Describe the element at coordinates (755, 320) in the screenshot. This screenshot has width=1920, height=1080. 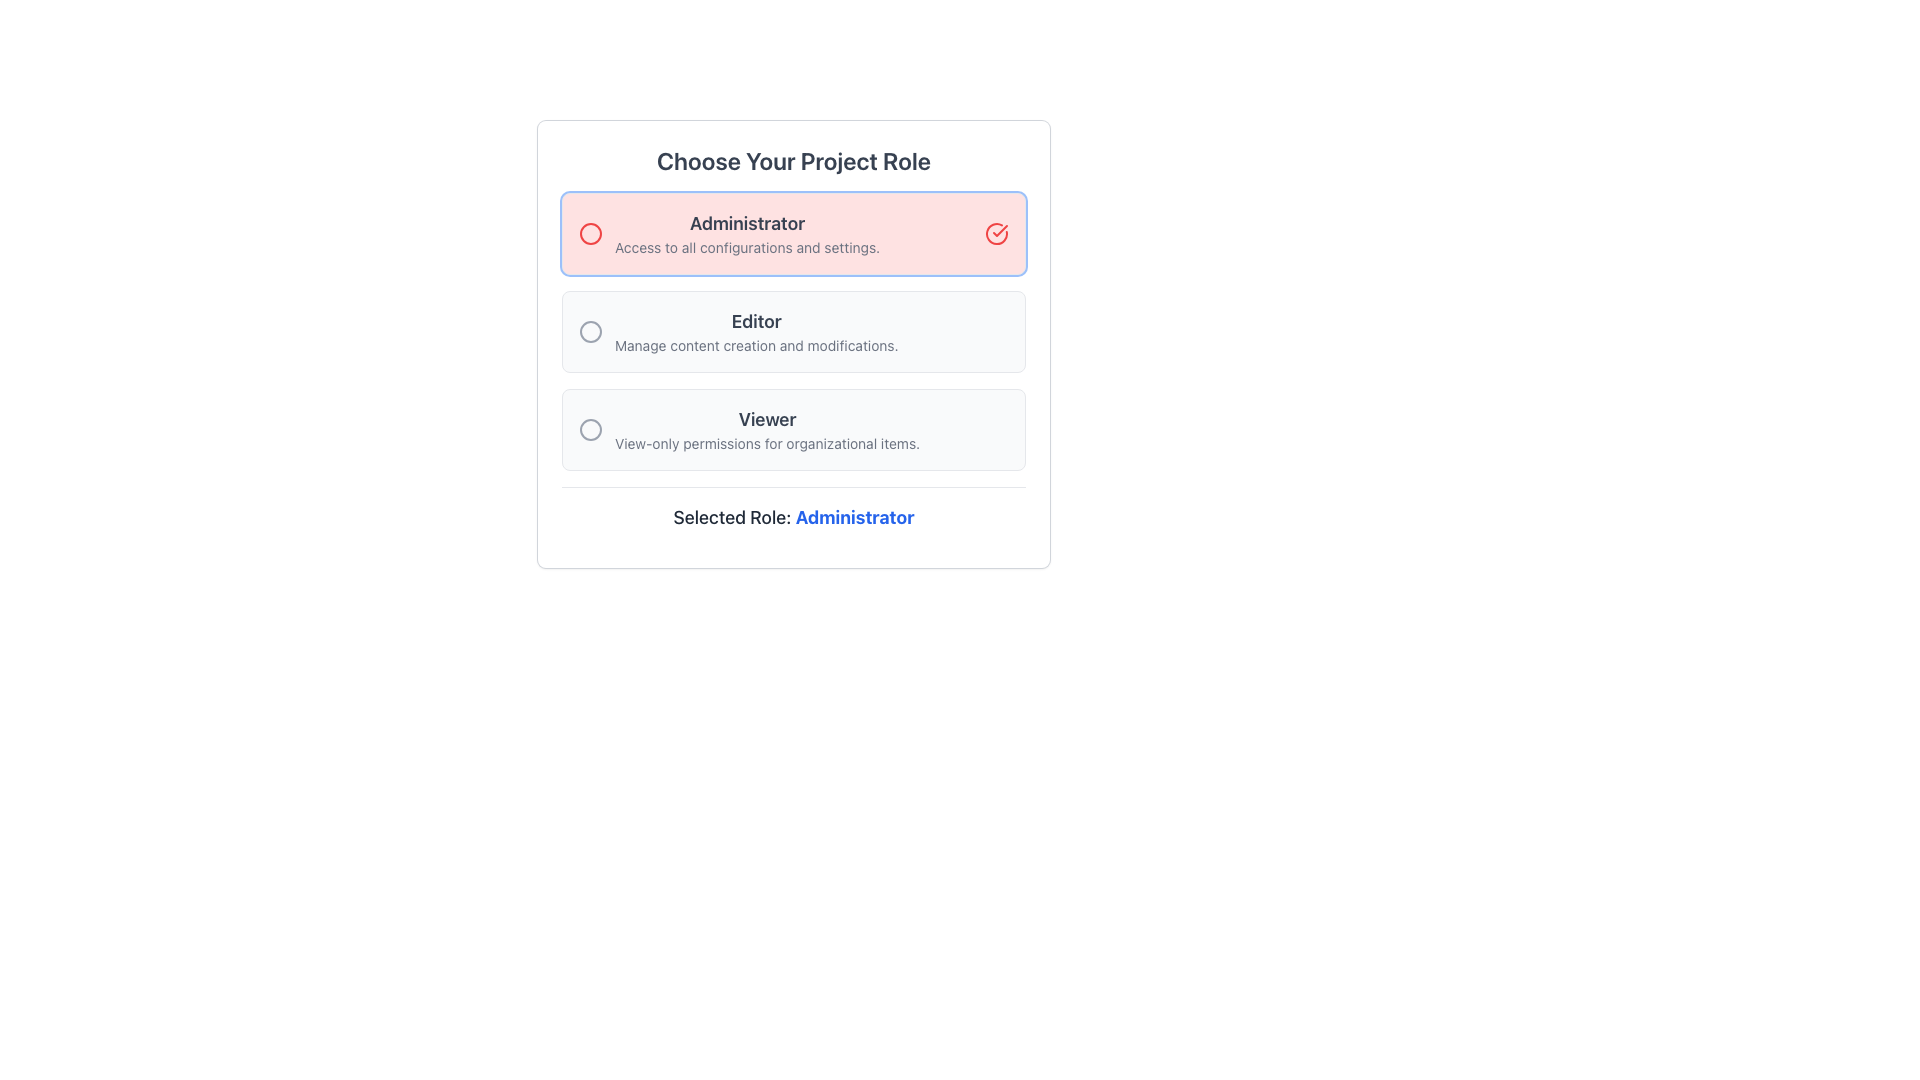
I see `the 'Editor' text label indicating the role within the role selection interface, positioned in the second option card between 'Administrator' and 'Viewer'` at that location.